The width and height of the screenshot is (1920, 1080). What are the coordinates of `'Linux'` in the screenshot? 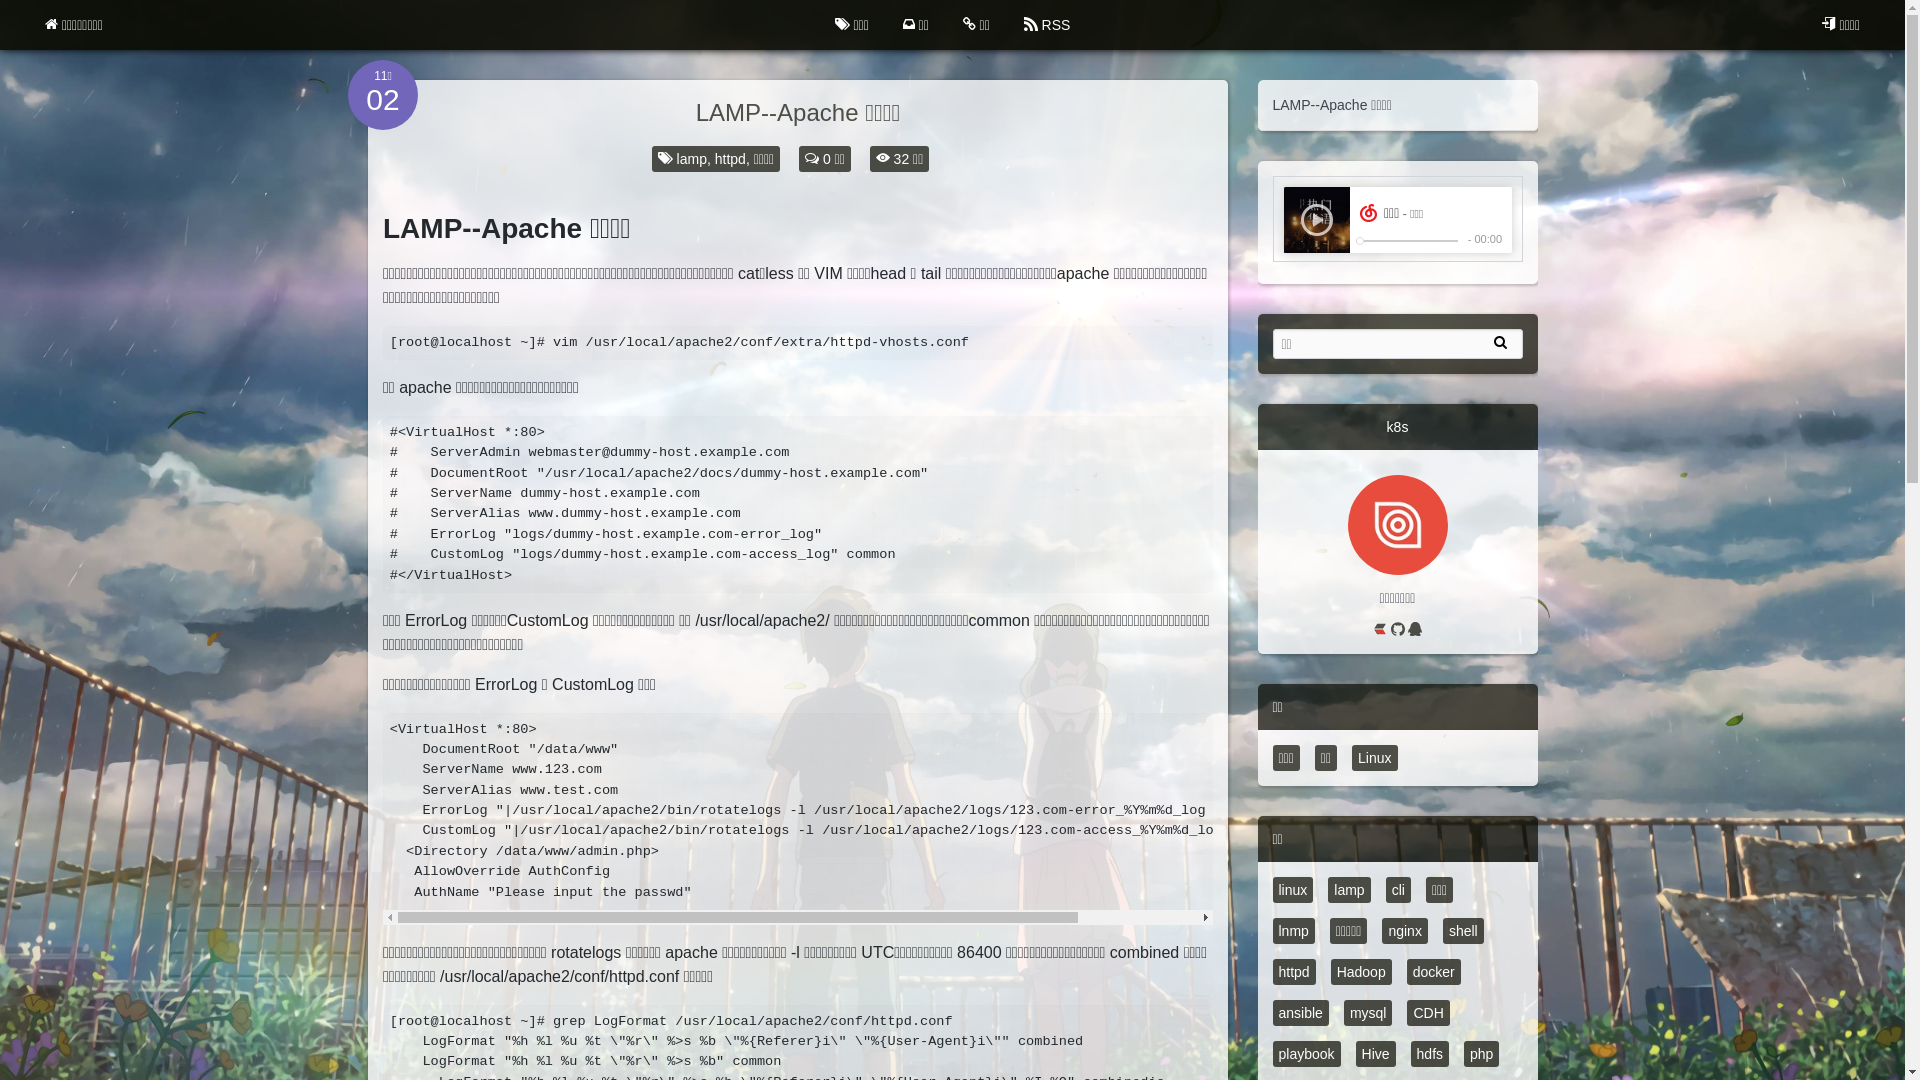 It's located at (1373, 758).